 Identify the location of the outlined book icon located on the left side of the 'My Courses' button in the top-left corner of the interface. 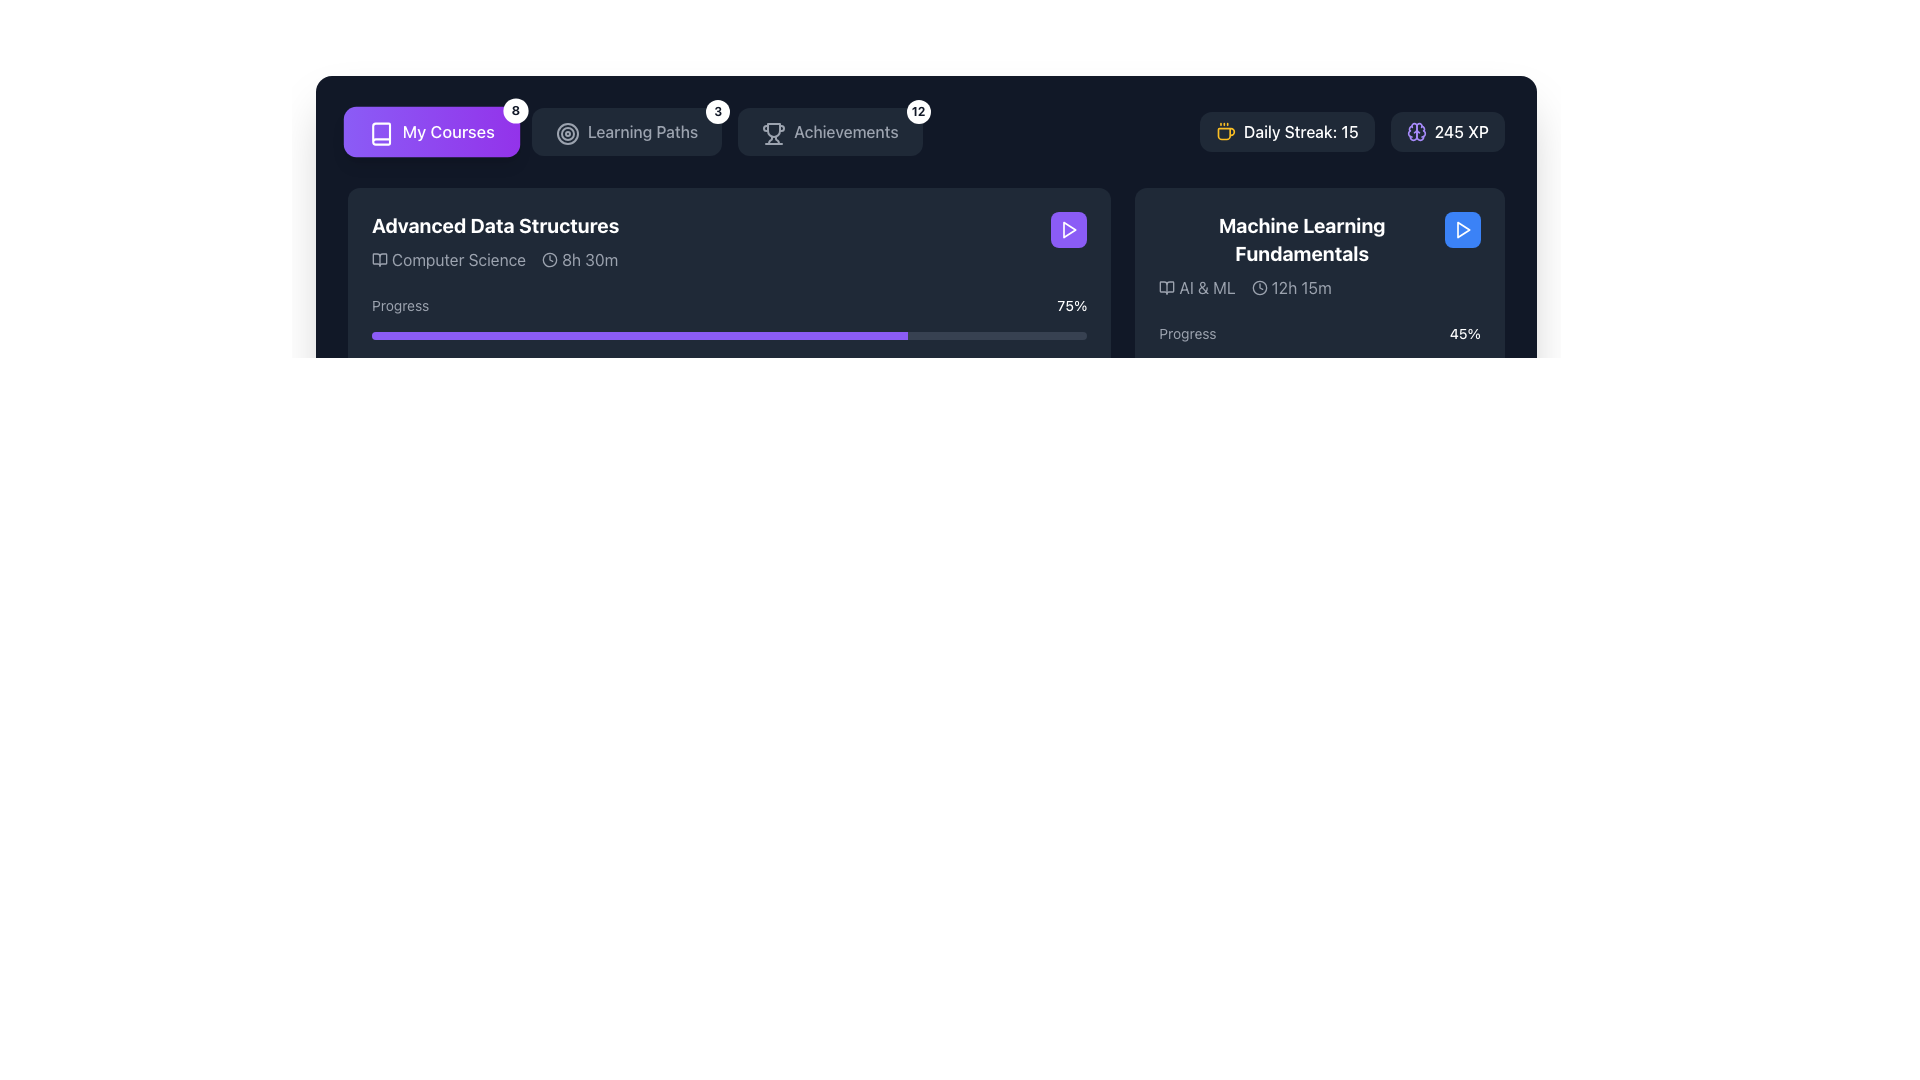
(381, 134).